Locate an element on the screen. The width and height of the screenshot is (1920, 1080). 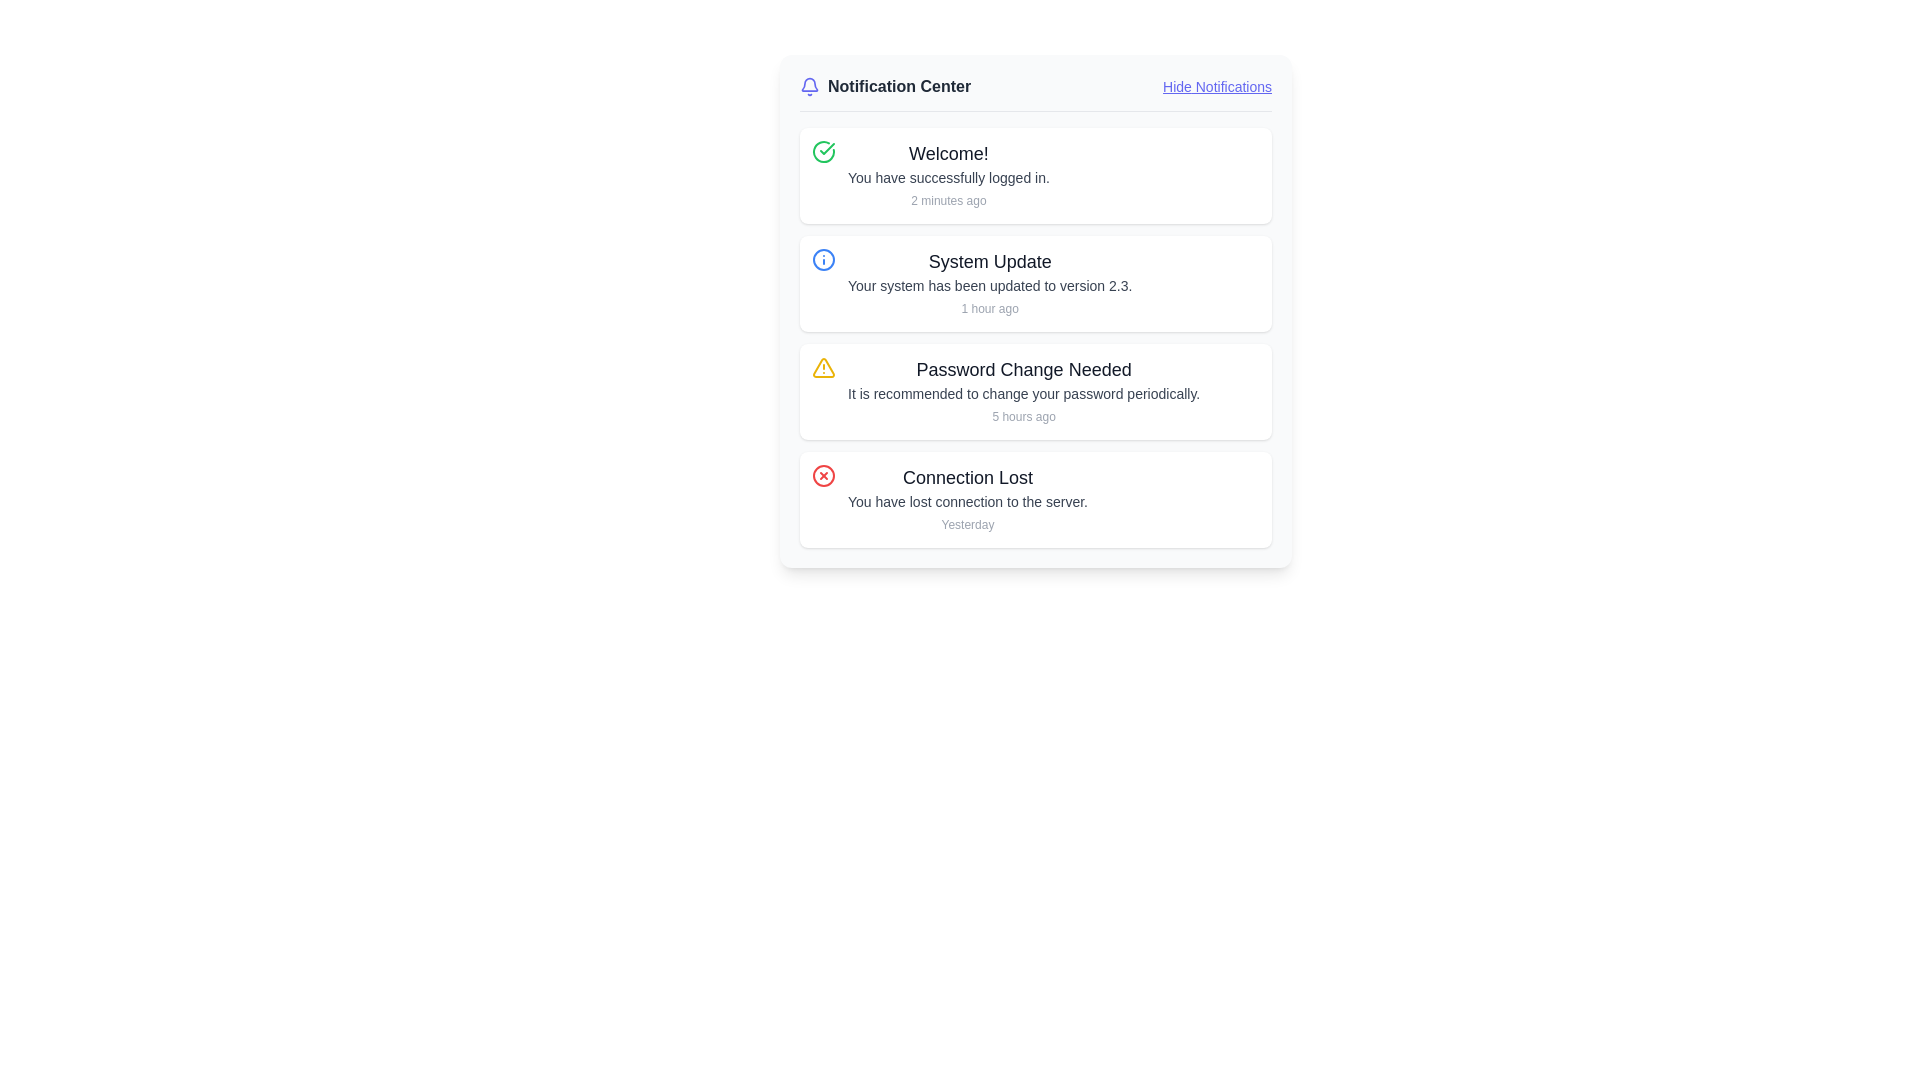
outer circle of the success icon in the first notification card, which is styled as a green circle with a check mark, adjacent to the text 'Welcome!' using the developer tools is located at coordinates (824, 150).